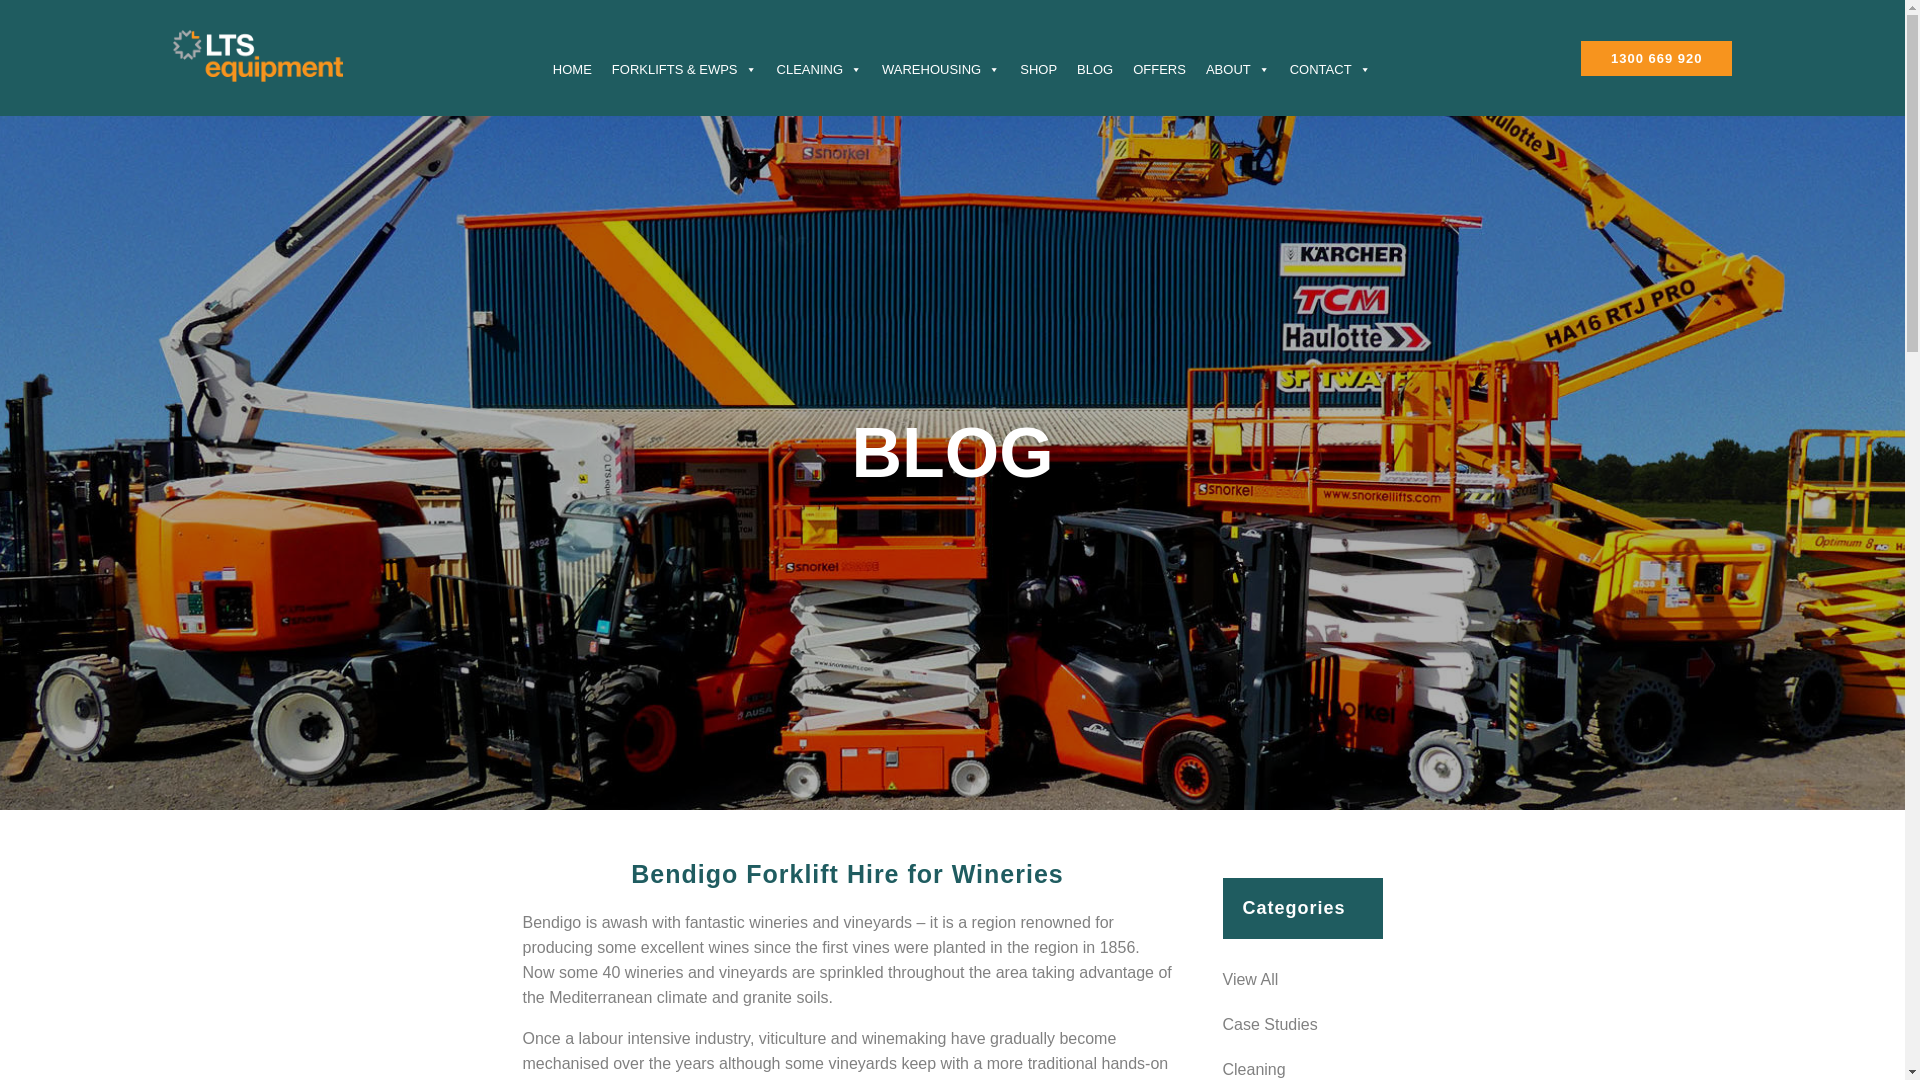  Describe the element at coordinates (1159, 68) in the screenshot. I see `'OFFERS'` at that location.